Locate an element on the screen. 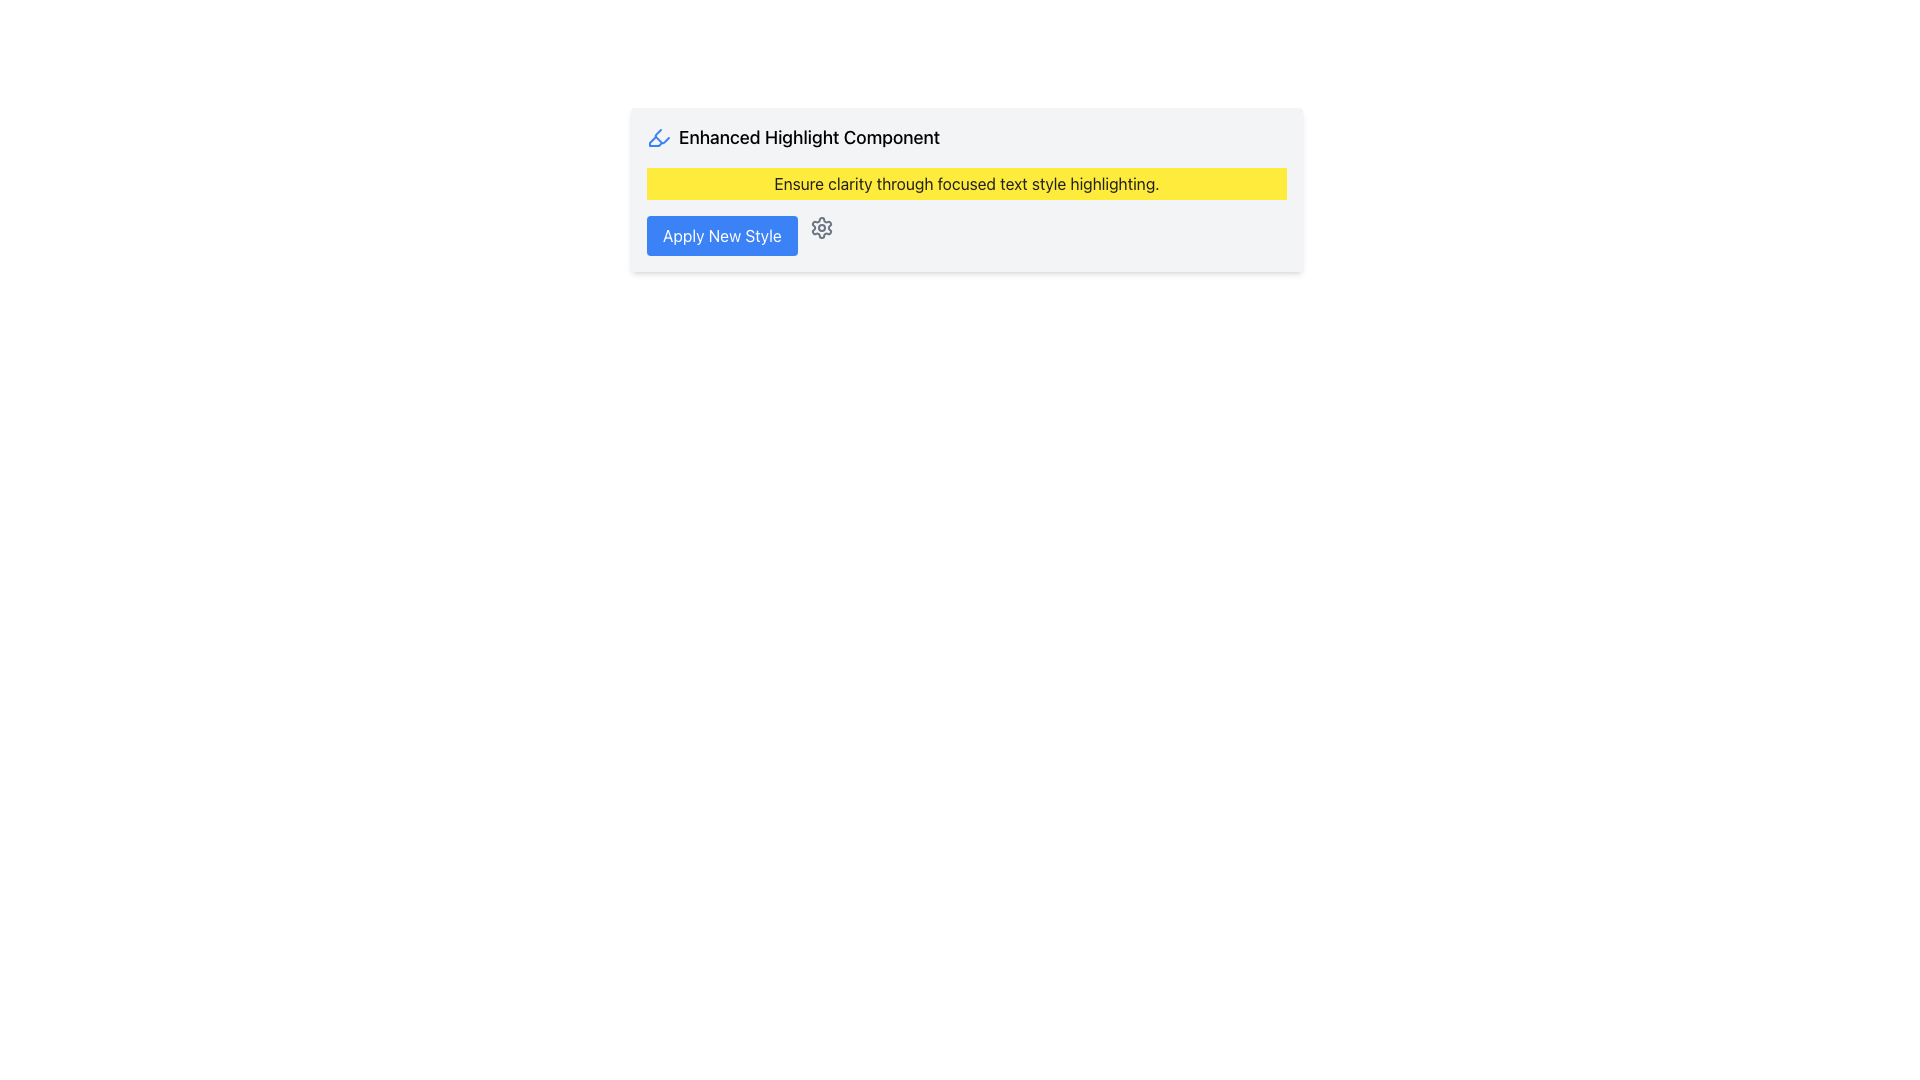 This screenshot has height=1080, width=1920. the text element displaying 'Enhanced Highlight Component', which is bold and larger than surrounding text, positioned to the right of a small blue highlighter icon is located at coordinates (809, 137).